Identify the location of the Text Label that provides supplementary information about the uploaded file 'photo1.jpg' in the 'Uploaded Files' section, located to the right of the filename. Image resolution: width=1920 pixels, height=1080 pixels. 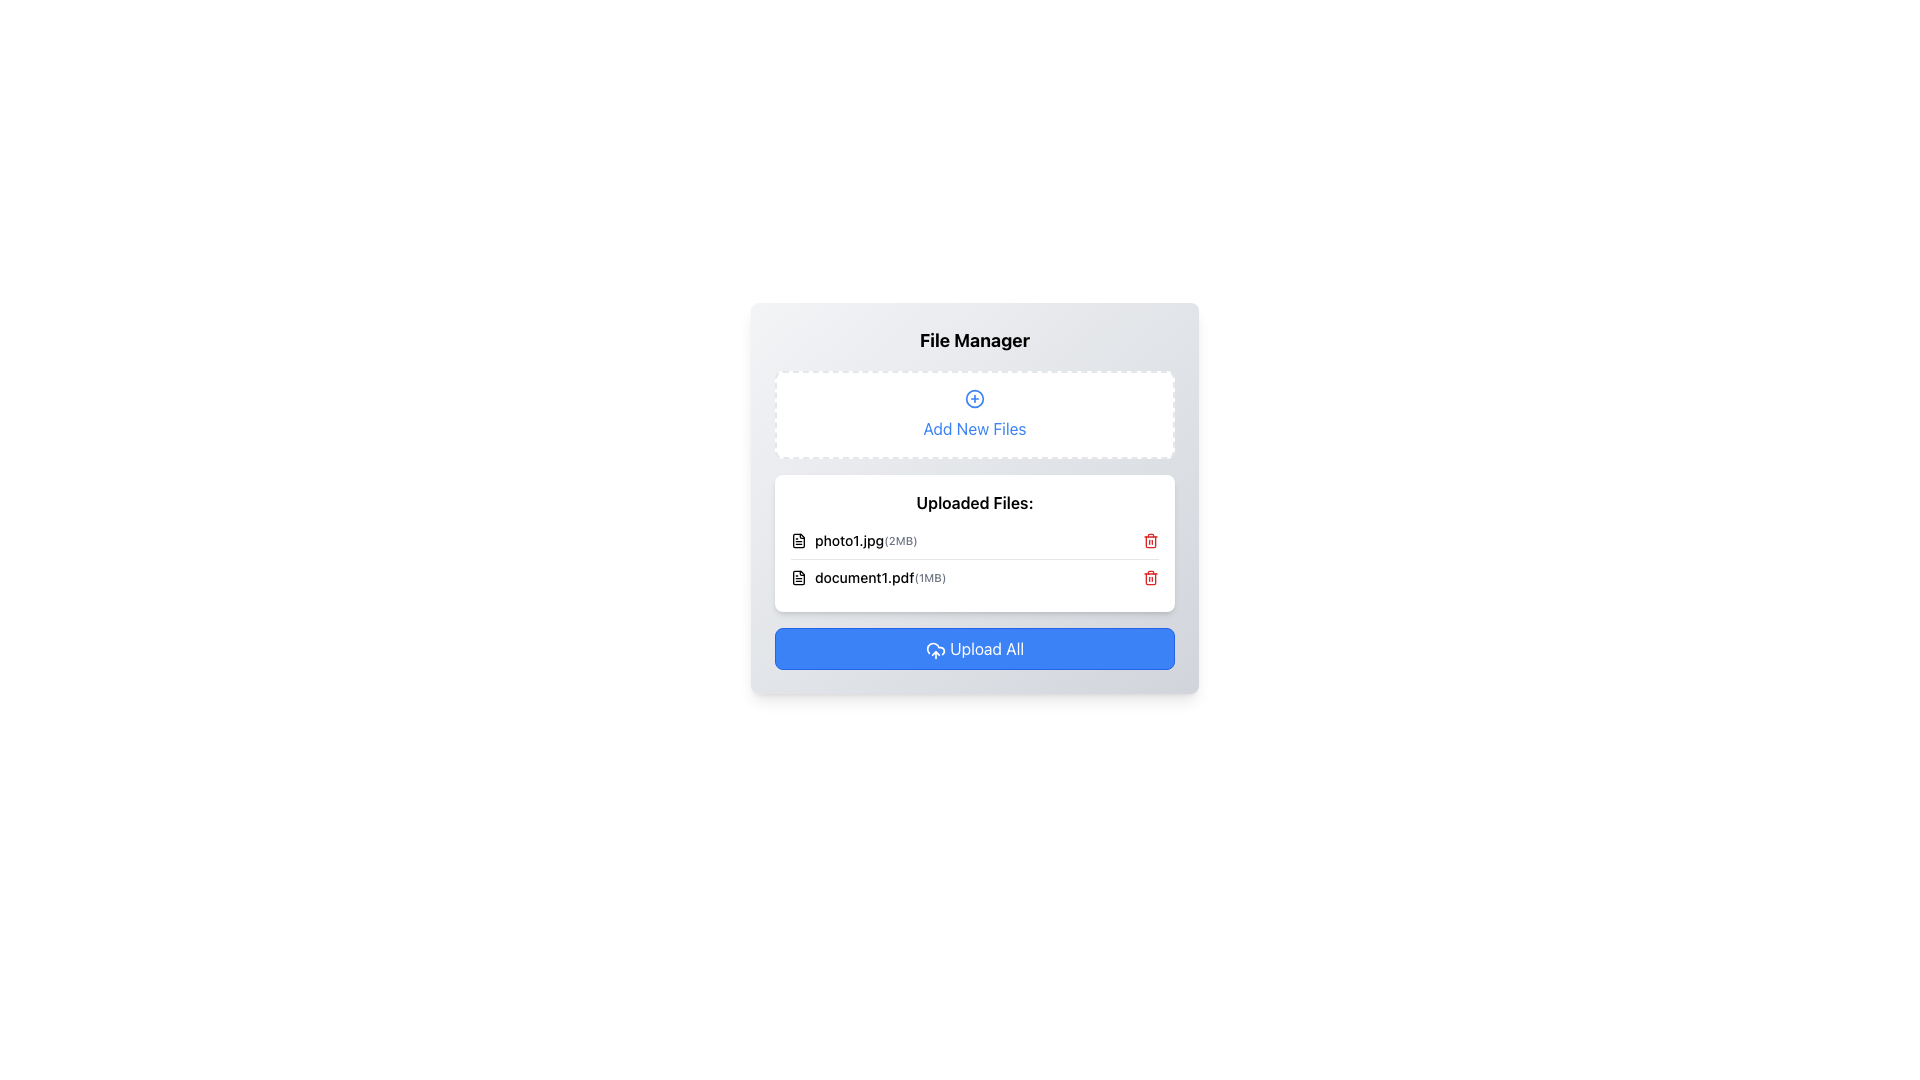
(899, 540).